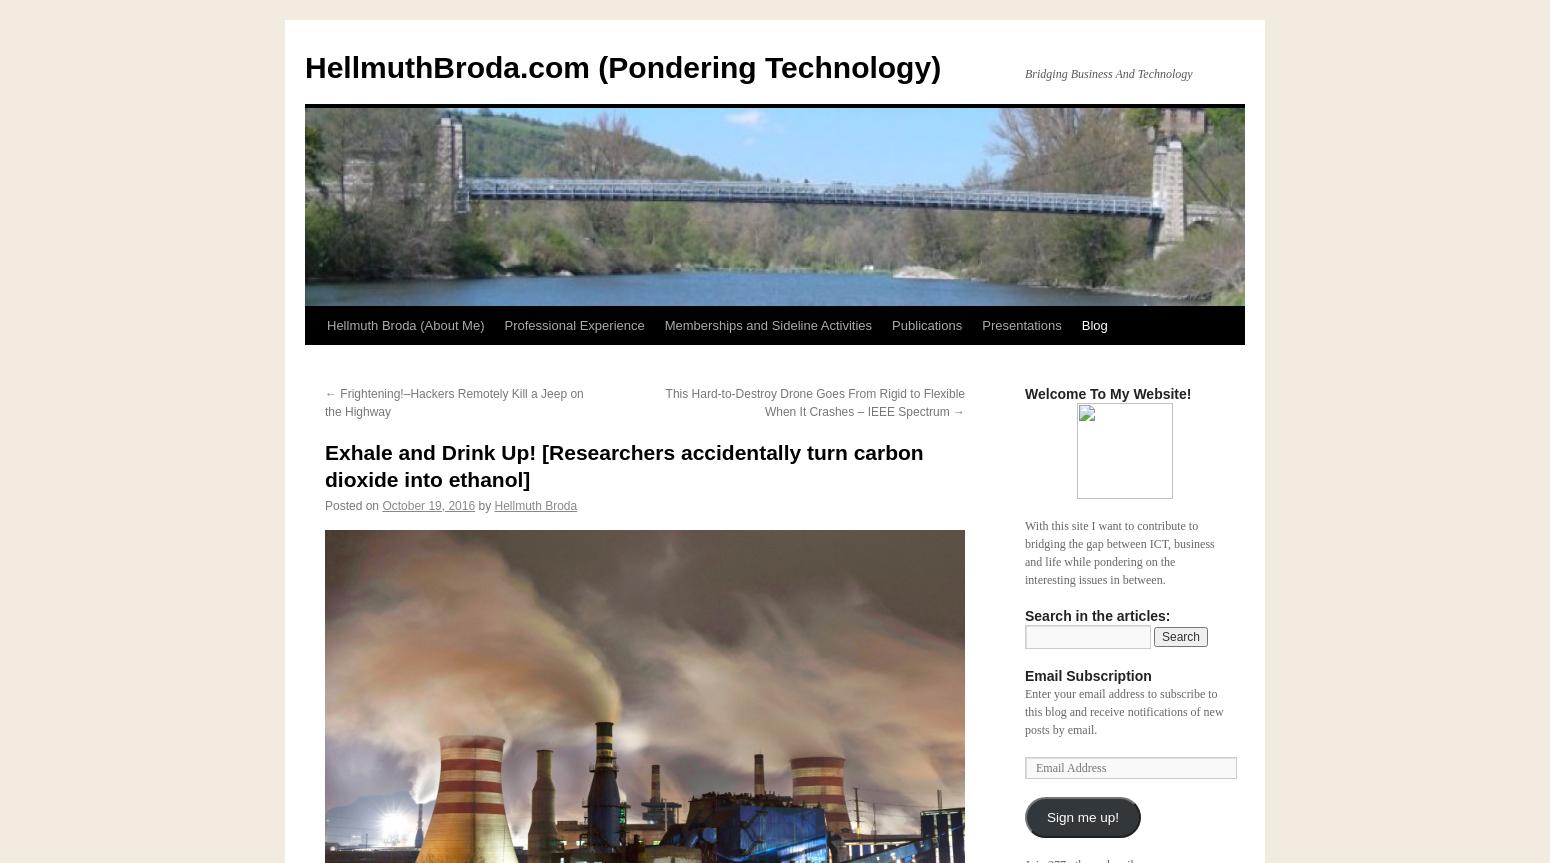 The height and width of the screenshot is (863, 1550). I want to click on 'Welcome To My Website!', so click(1106, 393).